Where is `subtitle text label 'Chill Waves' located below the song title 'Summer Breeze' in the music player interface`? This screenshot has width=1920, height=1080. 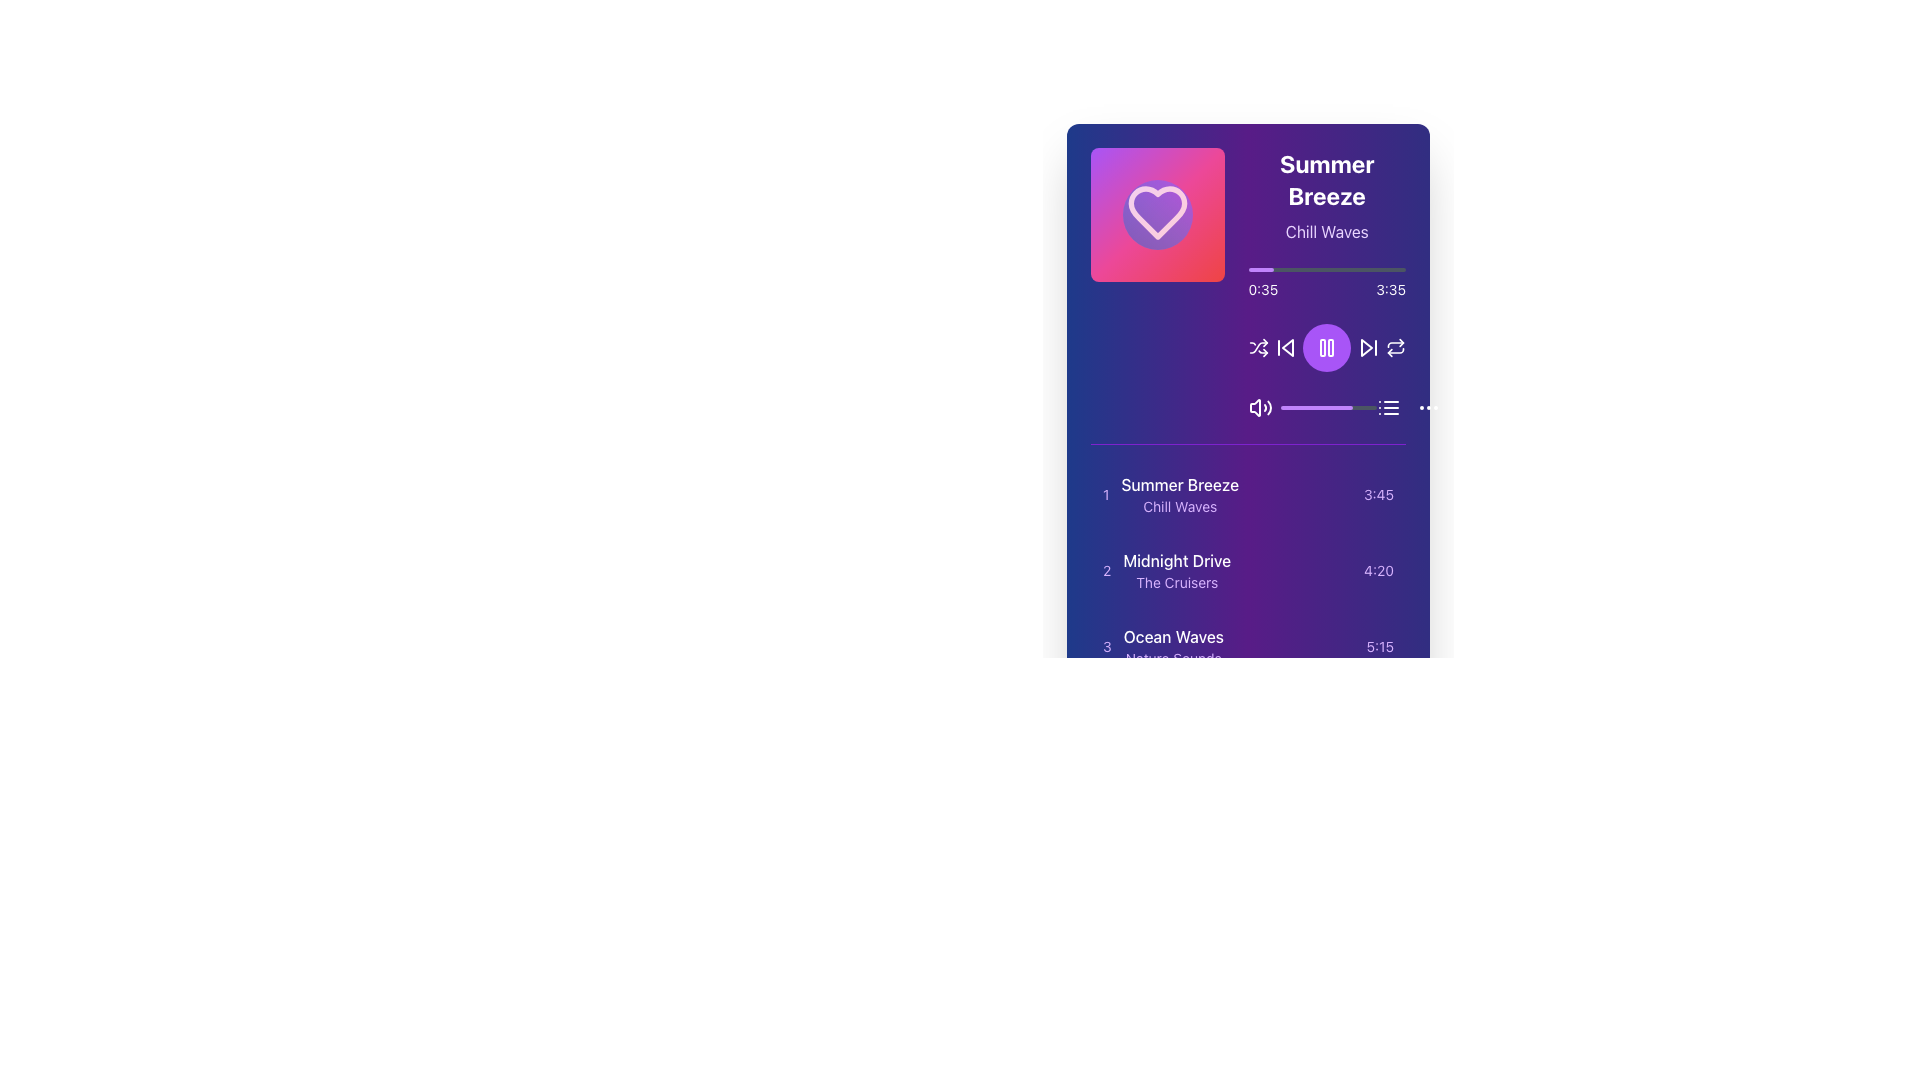 subtitle text label 'Chill Waves' located below the song title 'Summer Breeze' in the music player interface is located at coordinates (1180, 505).